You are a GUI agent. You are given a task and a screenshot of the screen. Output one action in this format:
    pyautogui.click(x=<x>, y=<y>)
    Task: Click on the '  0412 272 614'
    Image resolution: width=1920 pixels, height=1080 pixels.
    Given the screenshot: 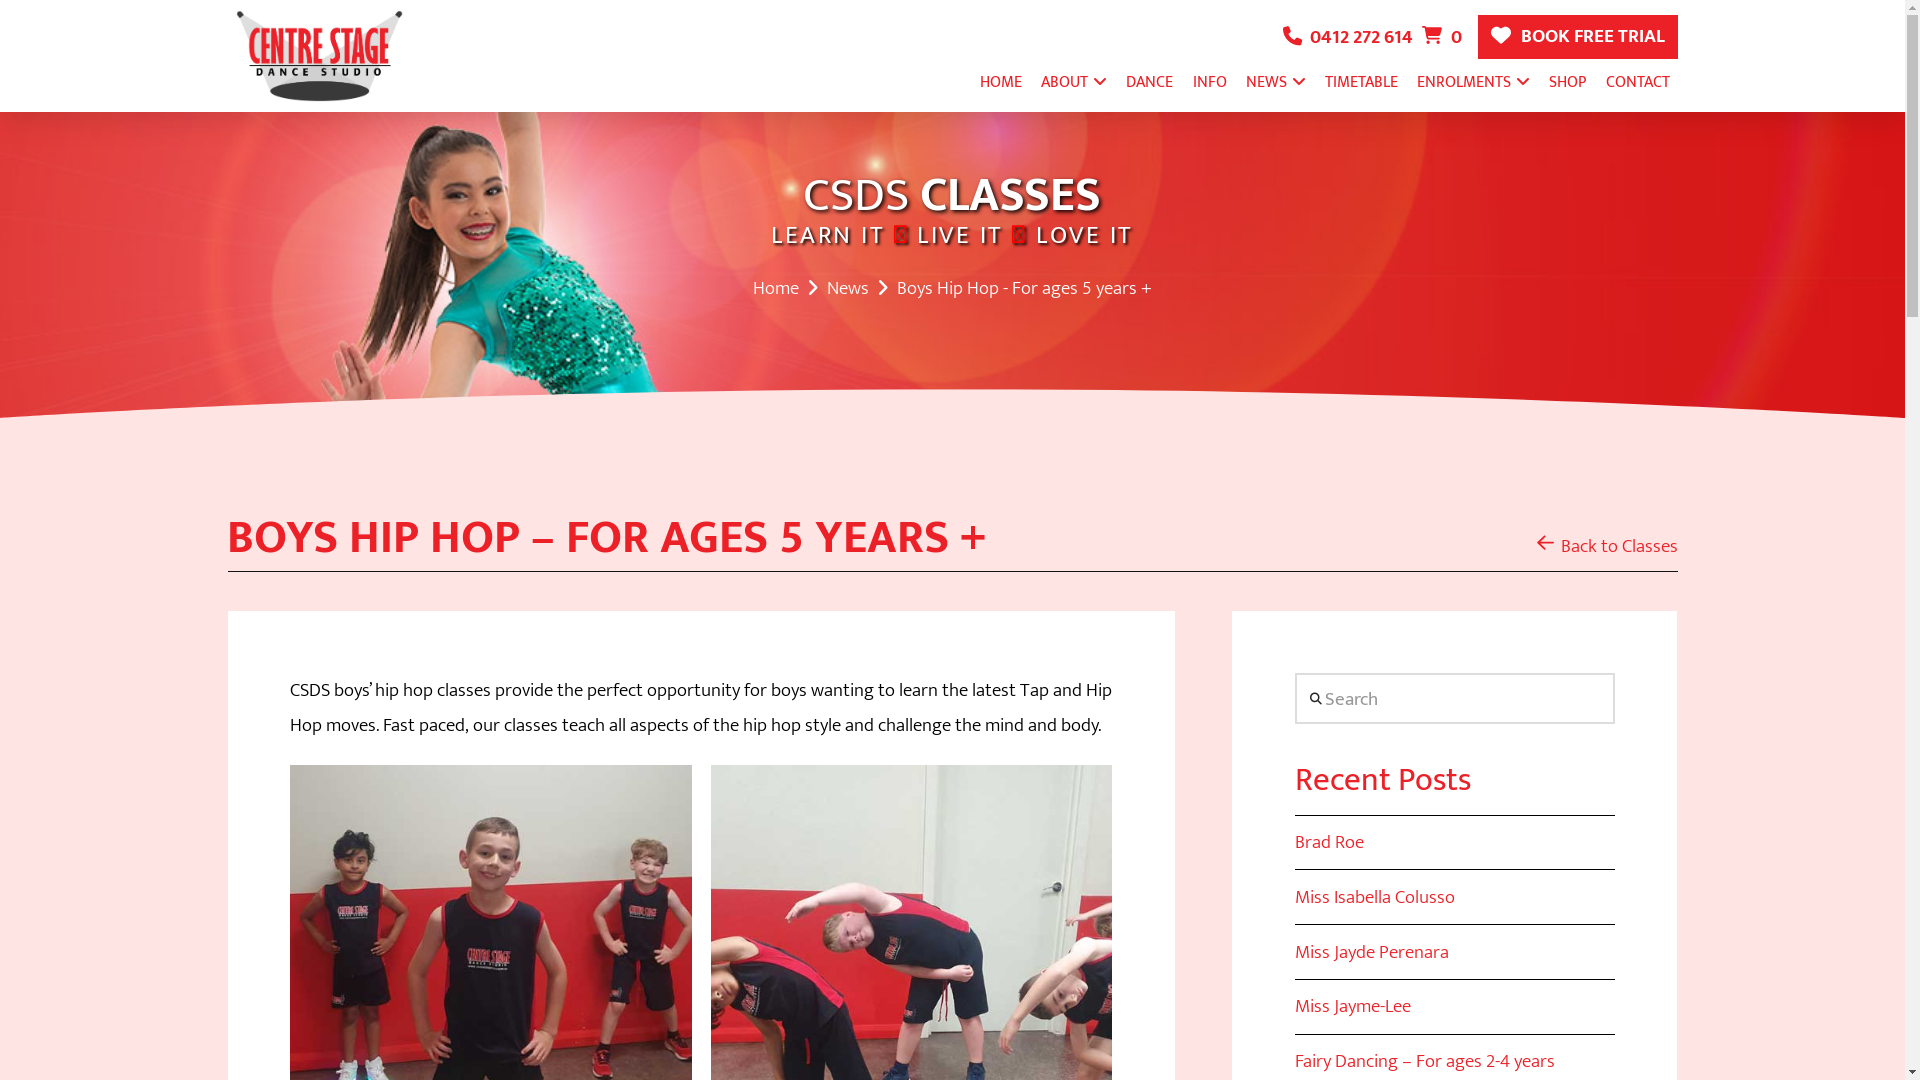 What is the action you would take?
    pyautogui.click(x=1282, y=37)
    